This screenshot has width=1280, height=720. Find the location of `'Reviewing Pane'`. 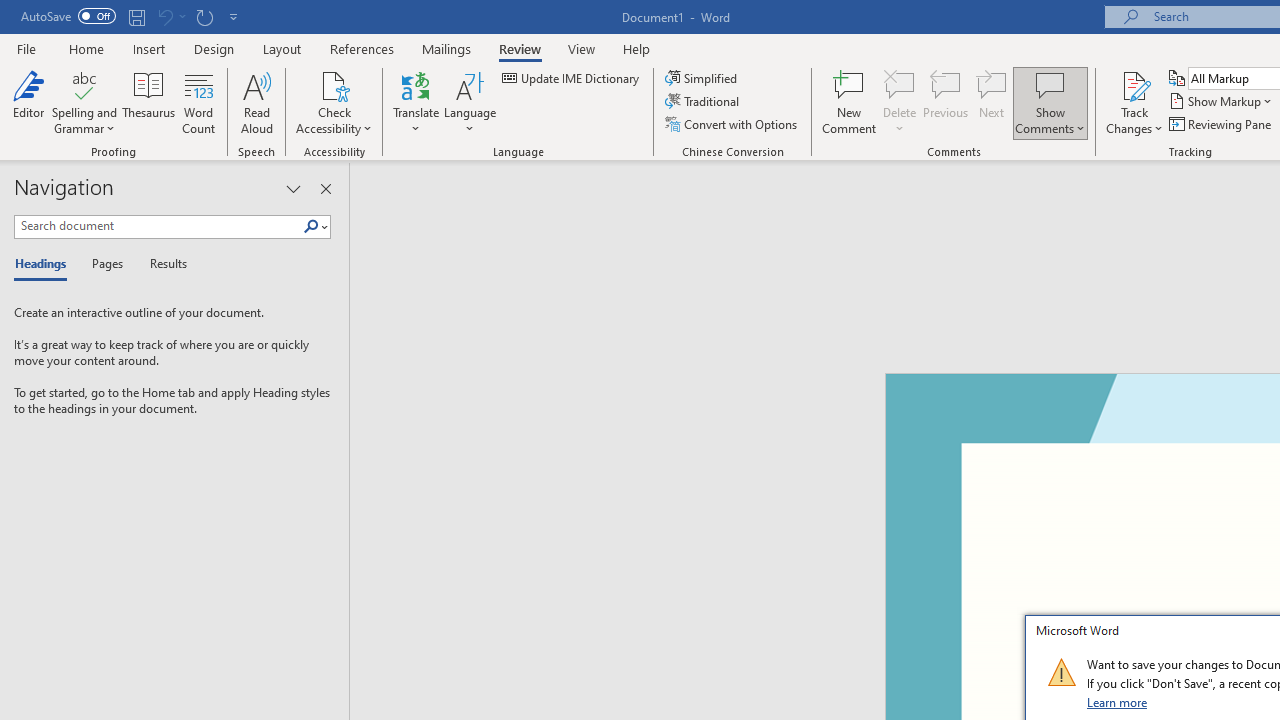

'Reviewing Pane' is located at coordinates (1220, 124).